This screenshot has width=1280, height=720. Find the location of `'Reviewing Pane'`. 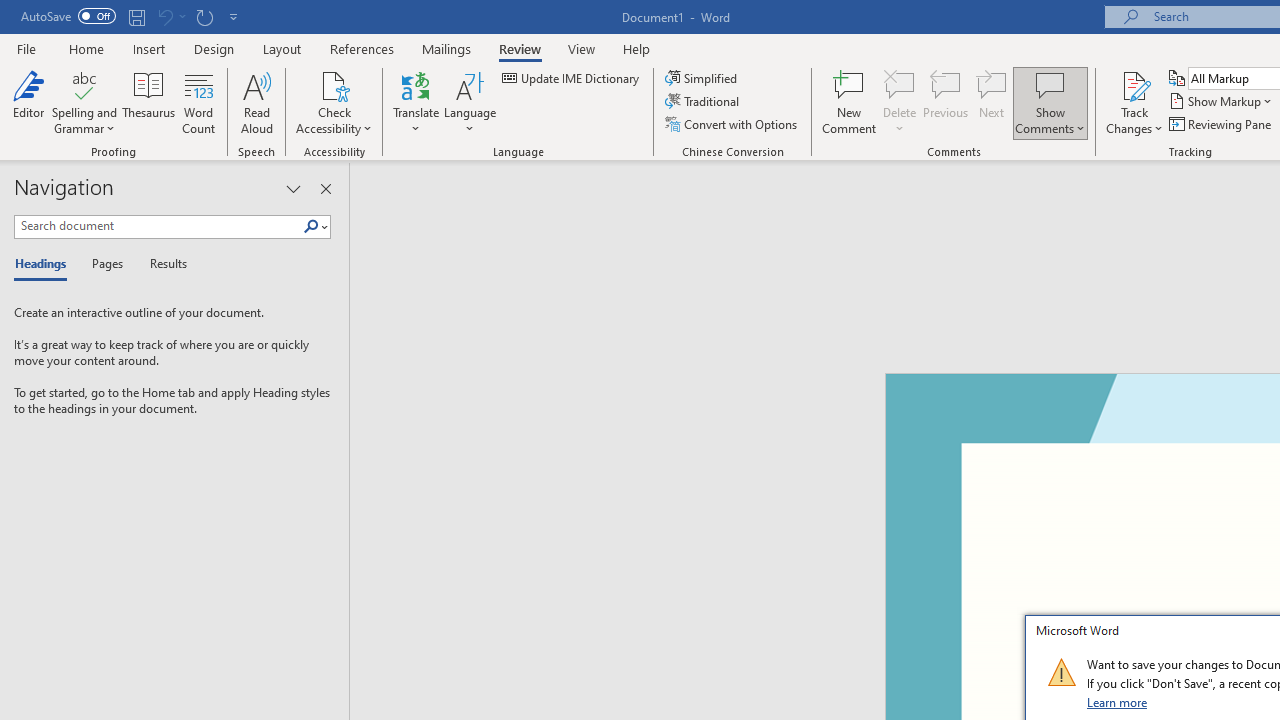

'Reviewing Pane' is located at coordinates (1220, 124).